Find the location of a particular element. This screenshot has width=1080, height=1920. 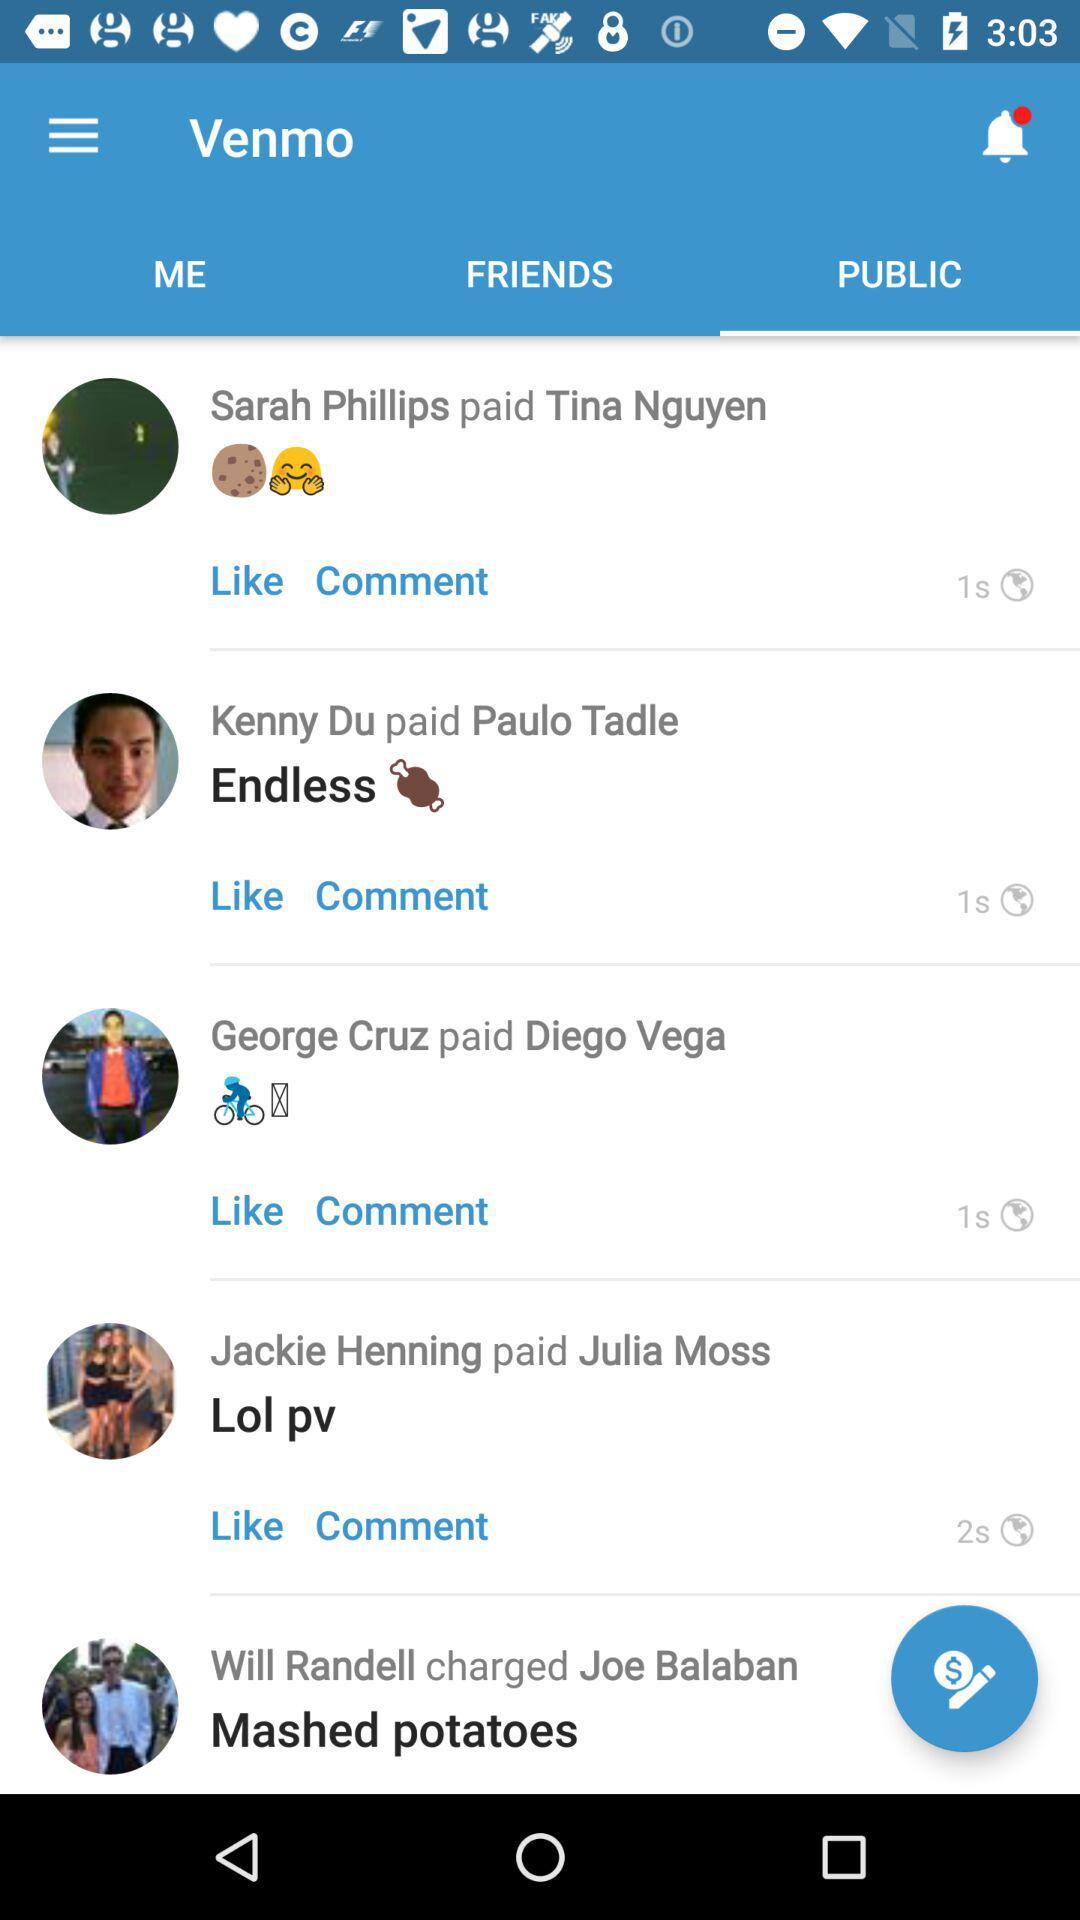

edit enter info for money transfer is located at coordinates (963, 1678).